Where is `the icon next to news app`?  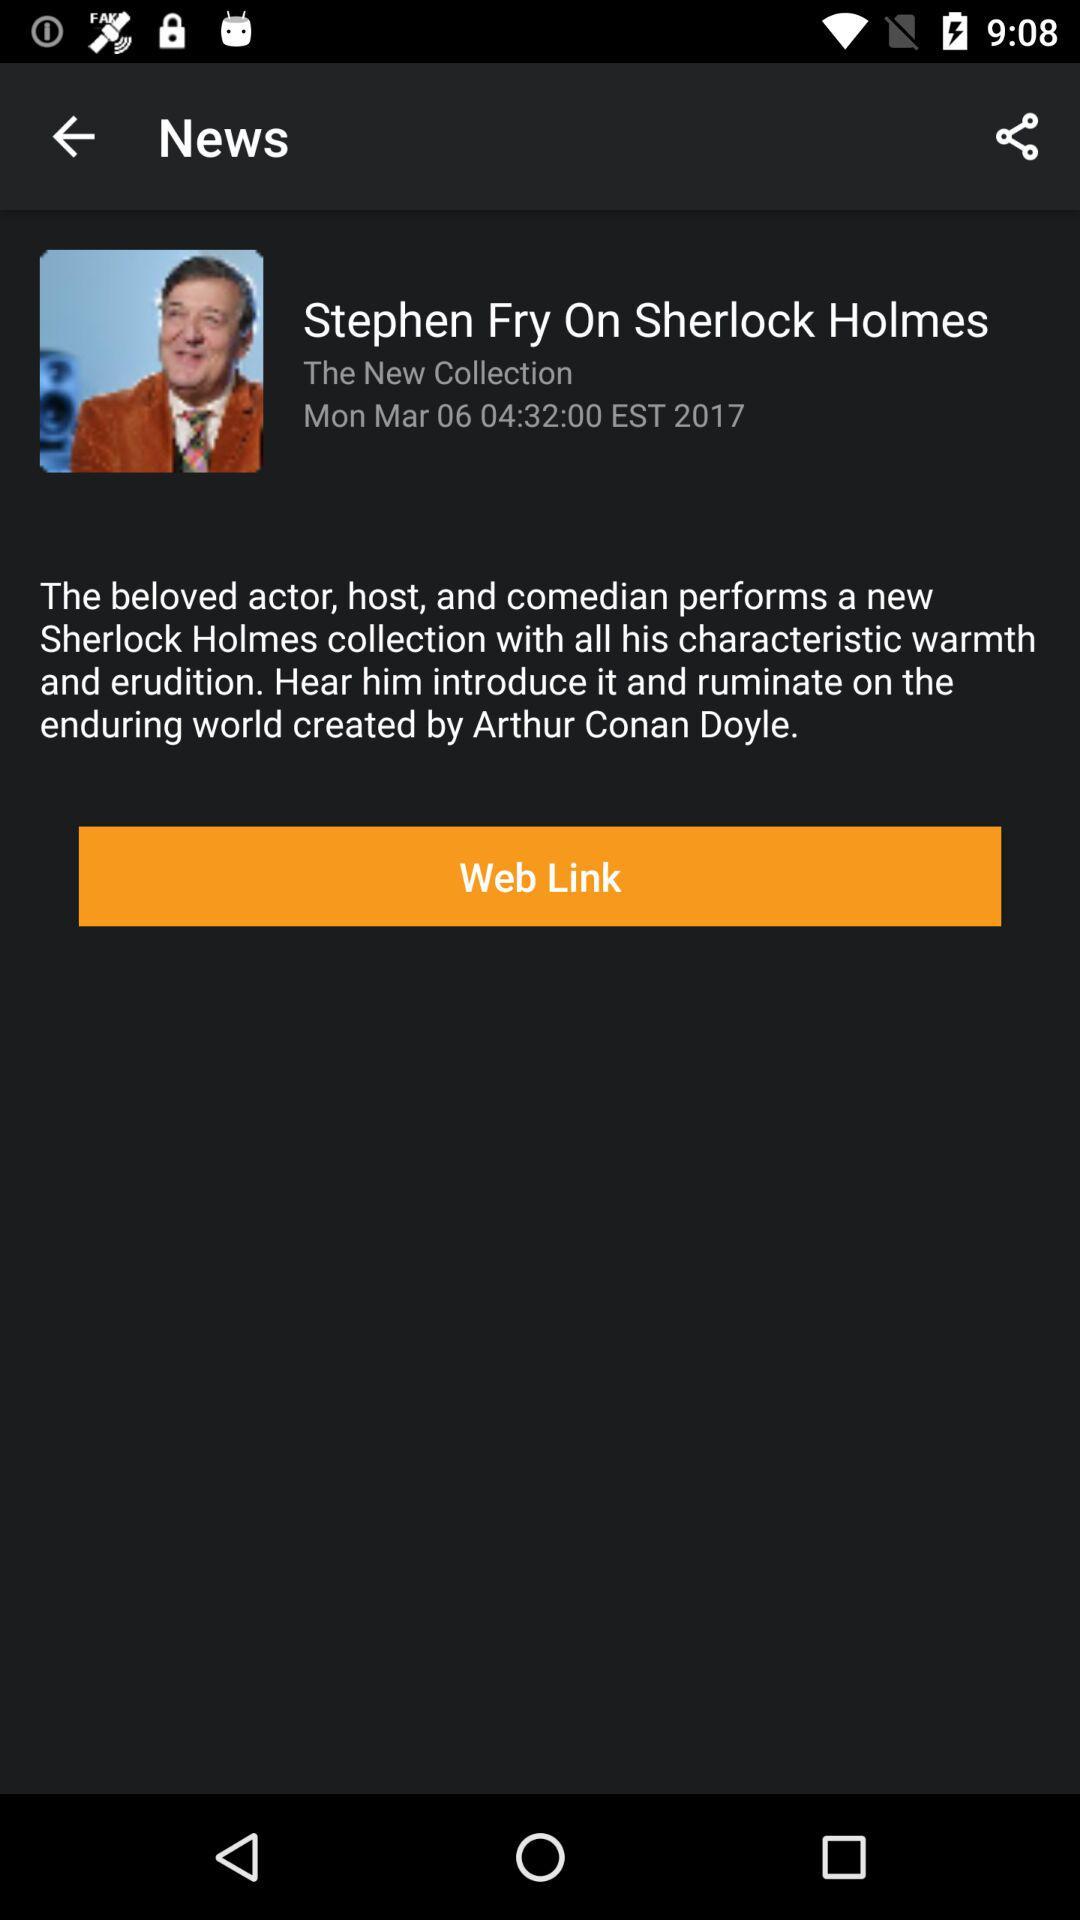 the icon next to news app is located at coordinates (1017, 135).